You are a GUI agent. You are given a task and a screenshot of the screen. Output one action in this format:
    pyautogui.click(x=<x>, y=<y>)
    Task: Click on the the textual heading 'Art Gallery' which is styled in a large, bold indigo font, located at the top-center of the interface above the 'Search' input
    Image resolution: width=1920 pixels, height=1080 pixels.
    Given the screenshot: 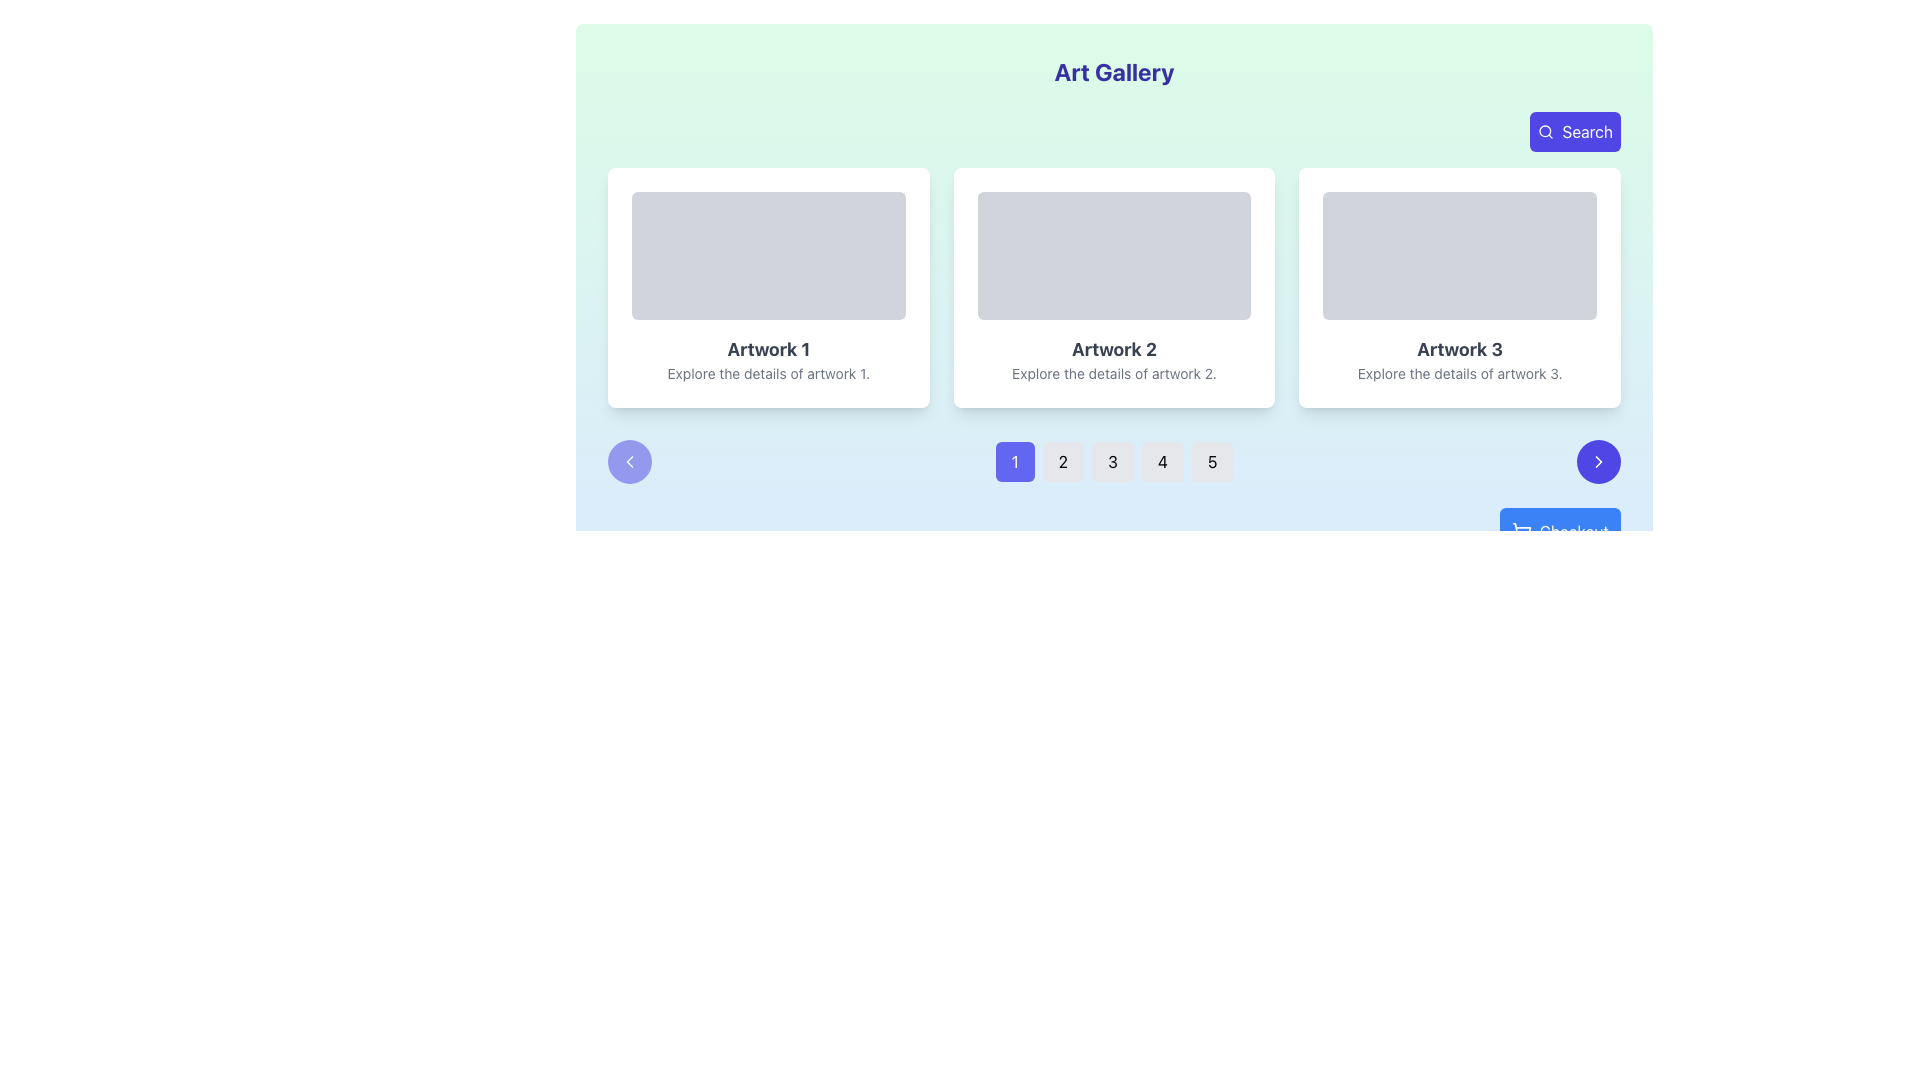 What is the action you would take?
    pyautogui.click(x=1113, y=71)
    